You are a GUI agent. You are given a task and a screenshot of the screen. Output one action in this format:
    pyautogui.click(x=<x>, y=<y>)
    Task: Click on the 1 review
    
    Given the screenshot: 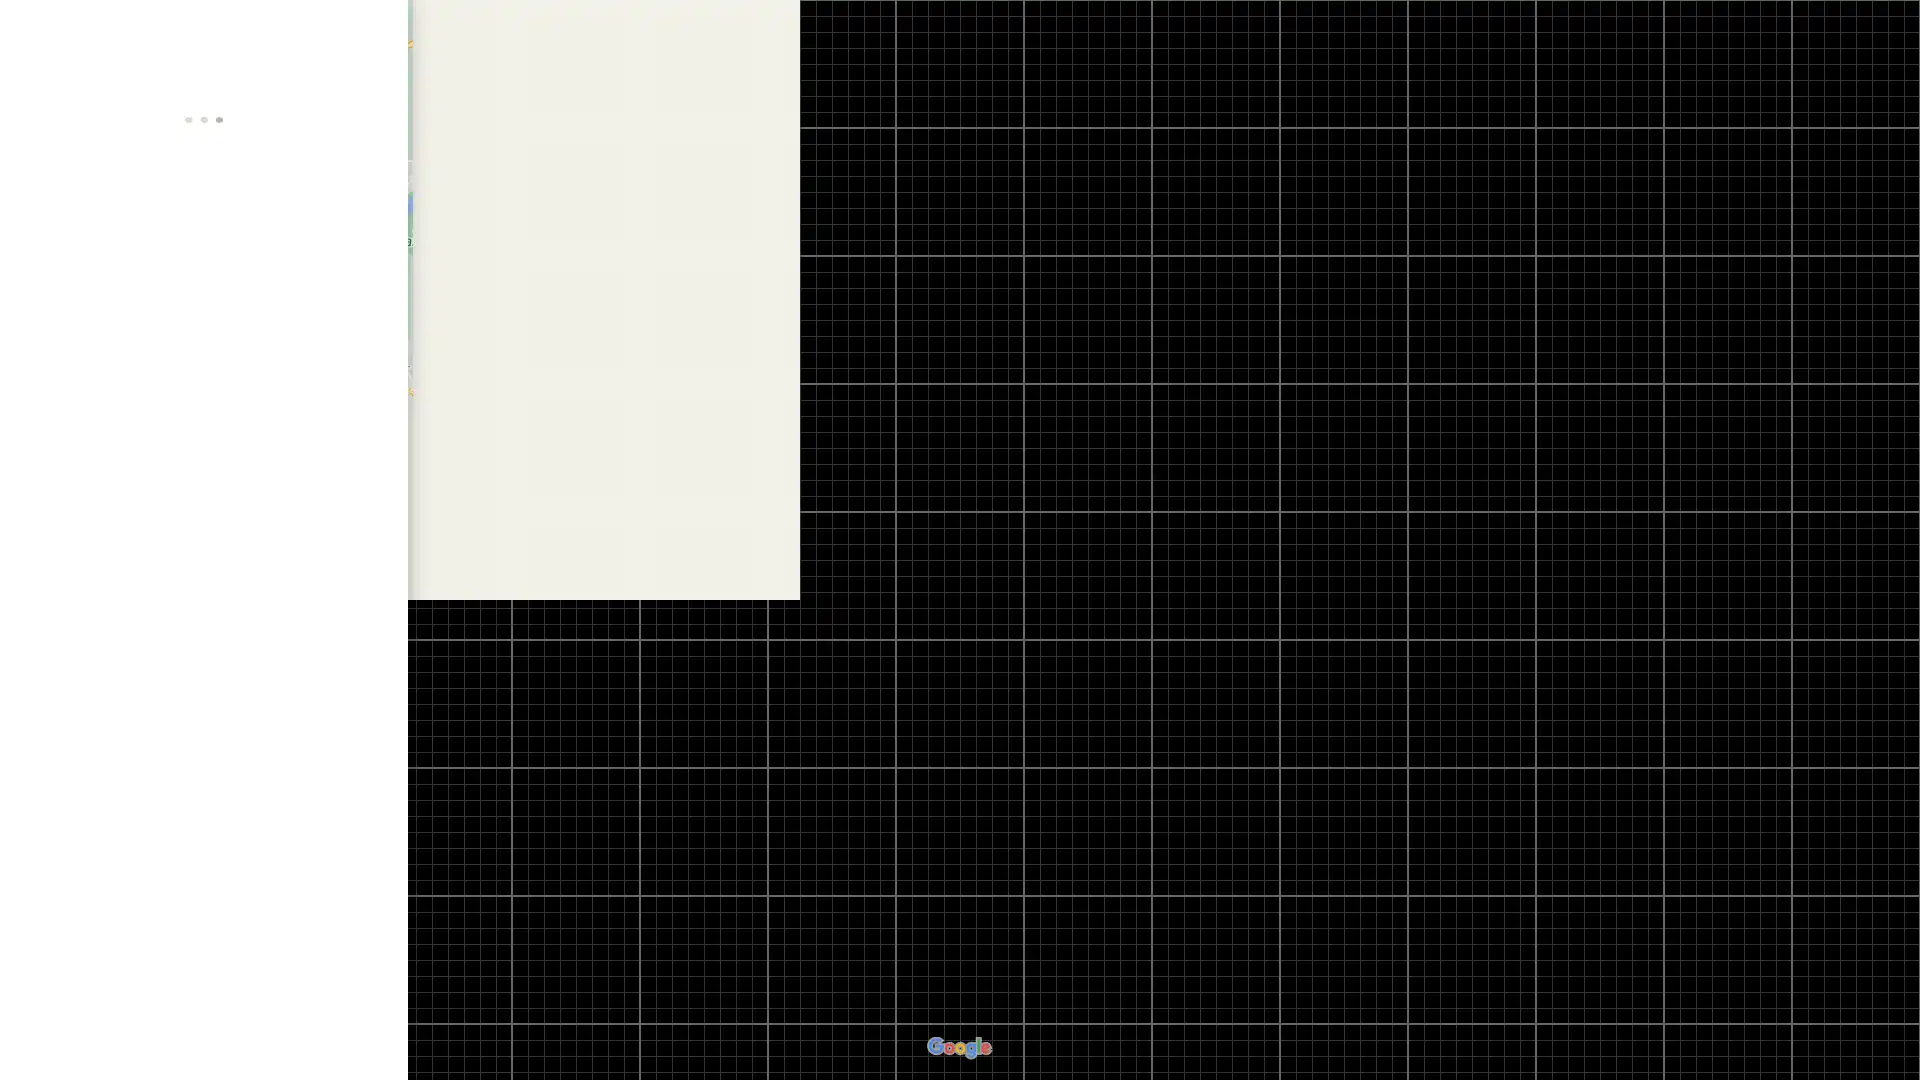 What is the action you would take?
    pyautogui.click(x=148, y=301)
    